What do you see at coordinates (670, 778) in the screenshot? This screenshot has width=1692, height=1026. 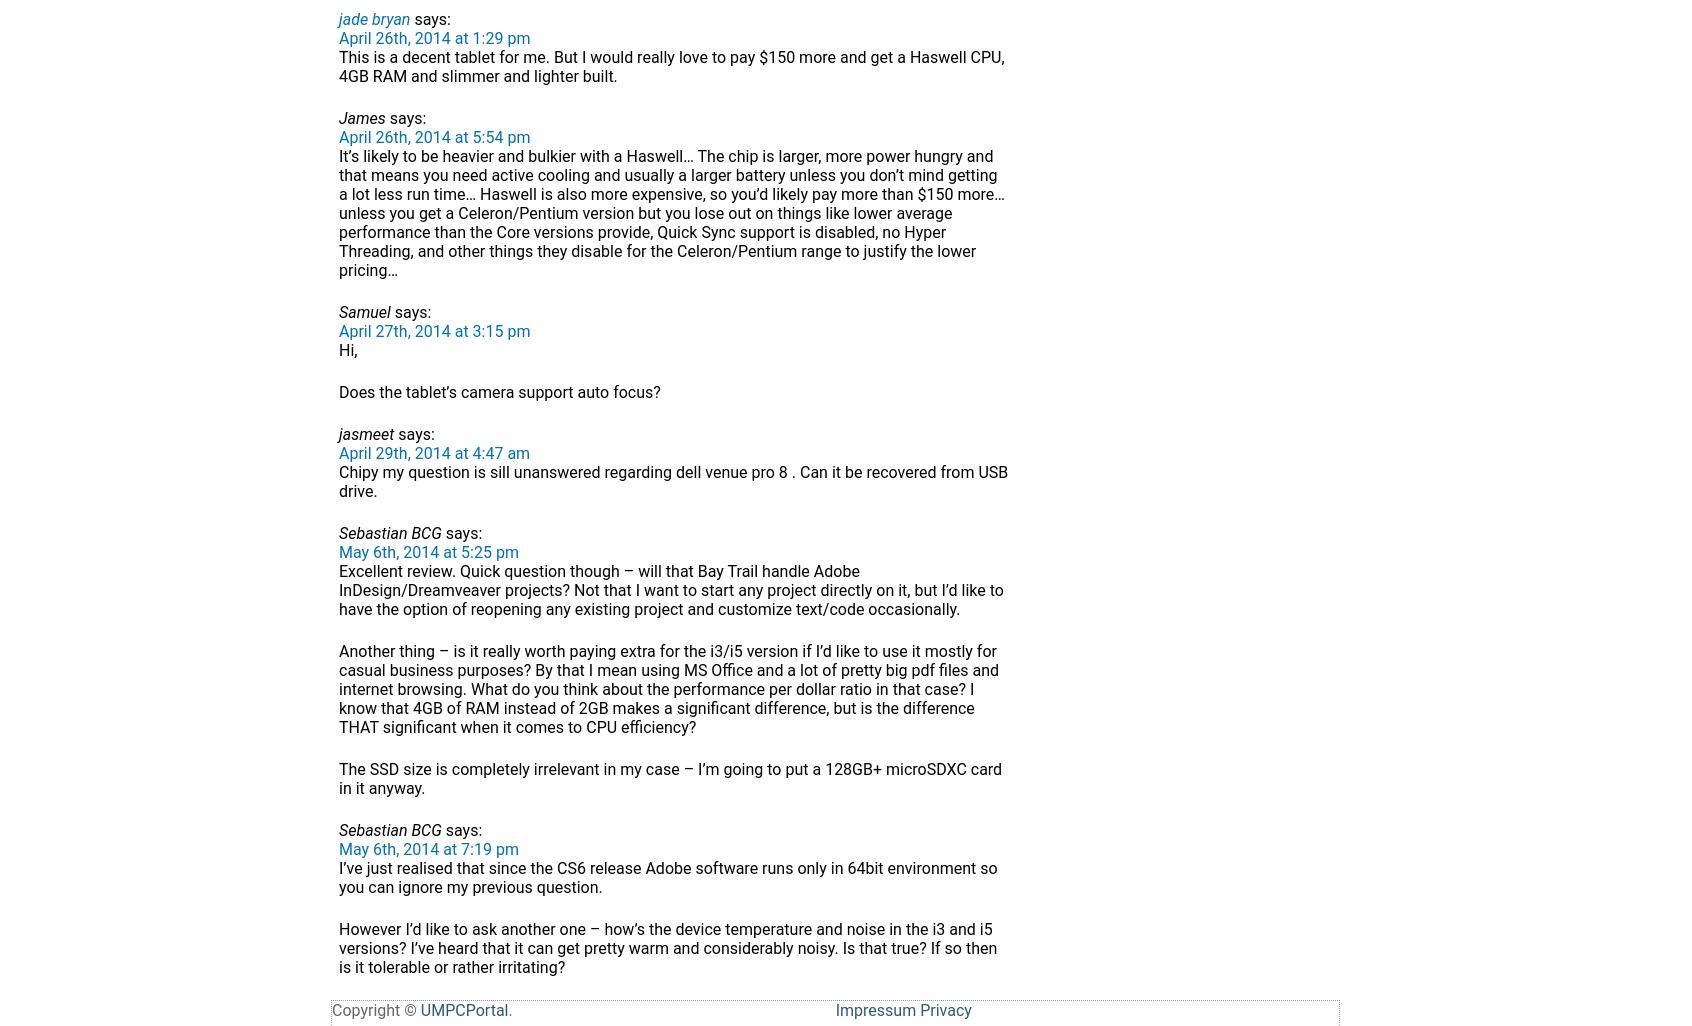 I see `'The SSD size is completely irrelevant in my case – I’m going to put a 128GB+ microSDXC card in it anyway.'` at bounding box center [670, 778].